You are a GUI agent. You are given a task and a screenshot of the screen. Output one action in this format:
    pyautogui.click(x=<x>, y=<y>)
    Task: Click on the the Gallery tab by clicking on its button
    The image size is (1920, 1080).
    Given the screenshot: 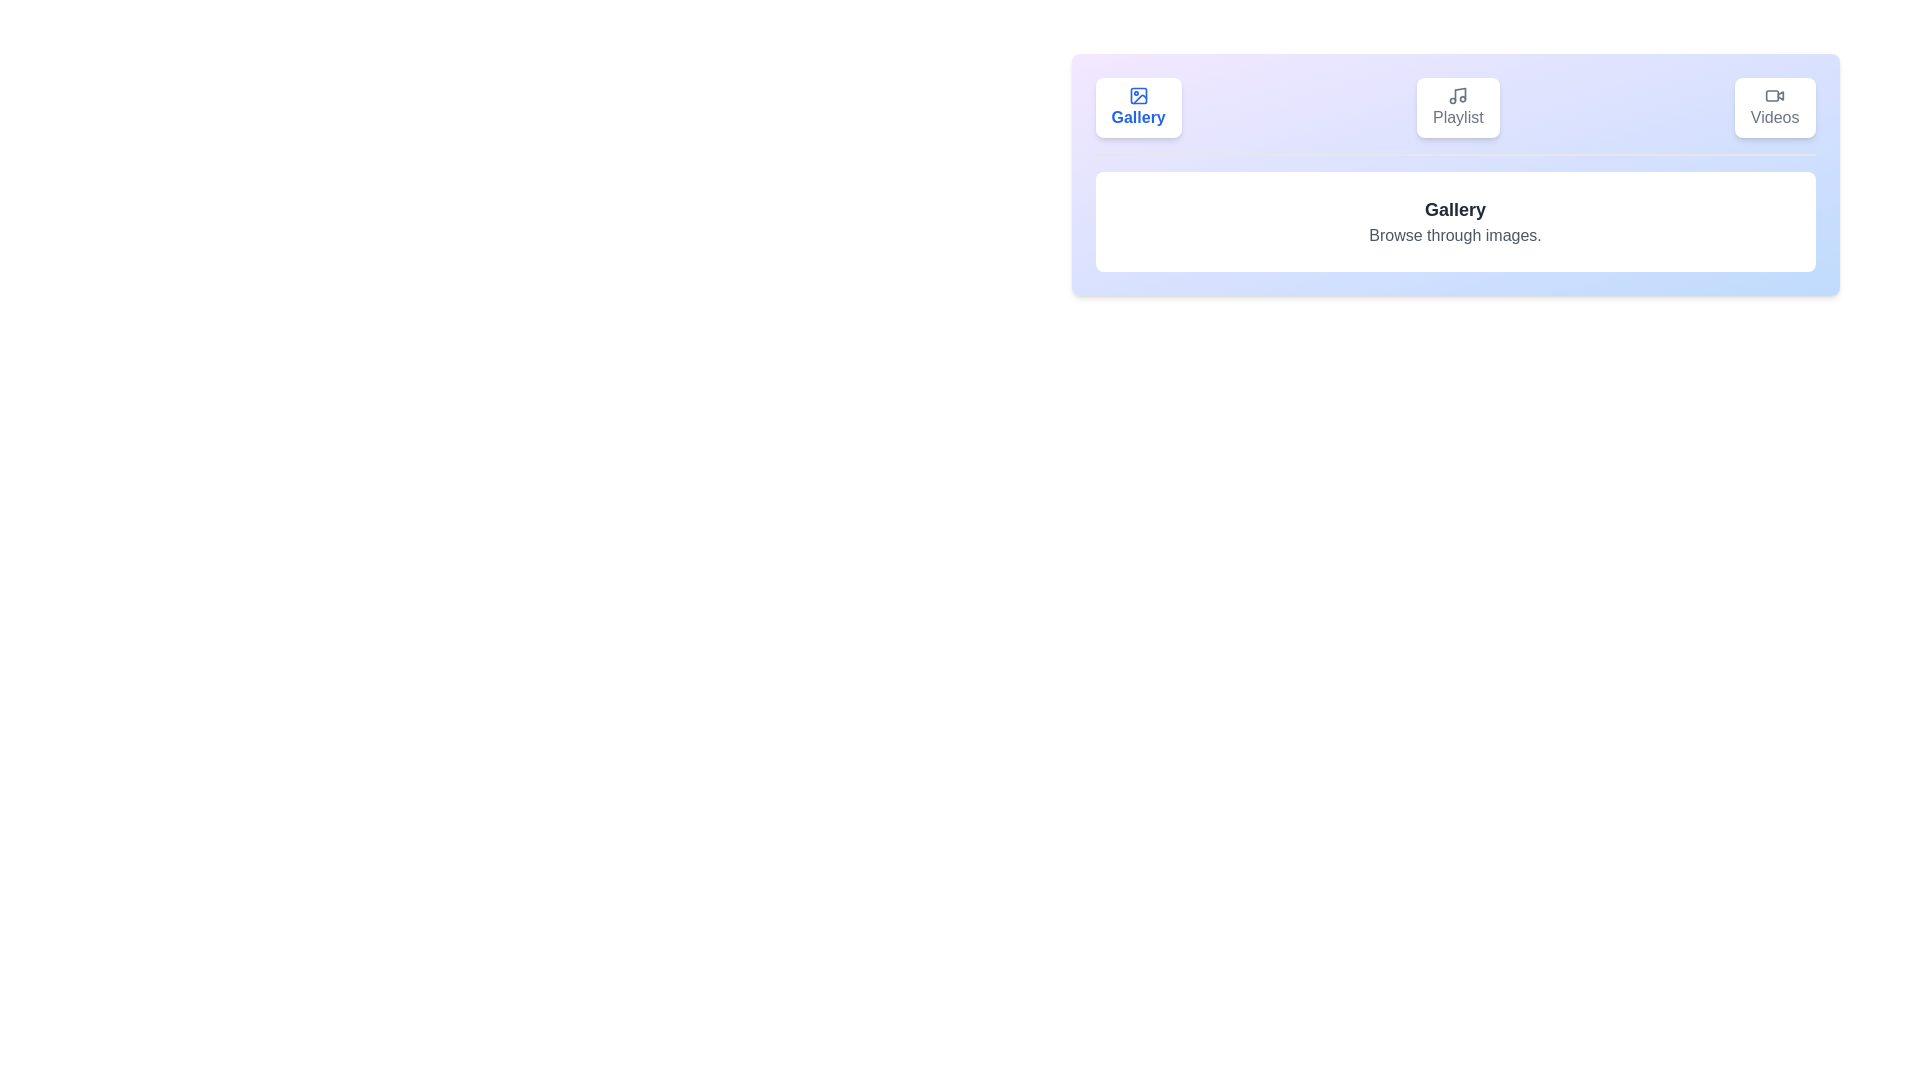 What is the action you would take?
    pyautogui.click(x=1138, y=108)
    